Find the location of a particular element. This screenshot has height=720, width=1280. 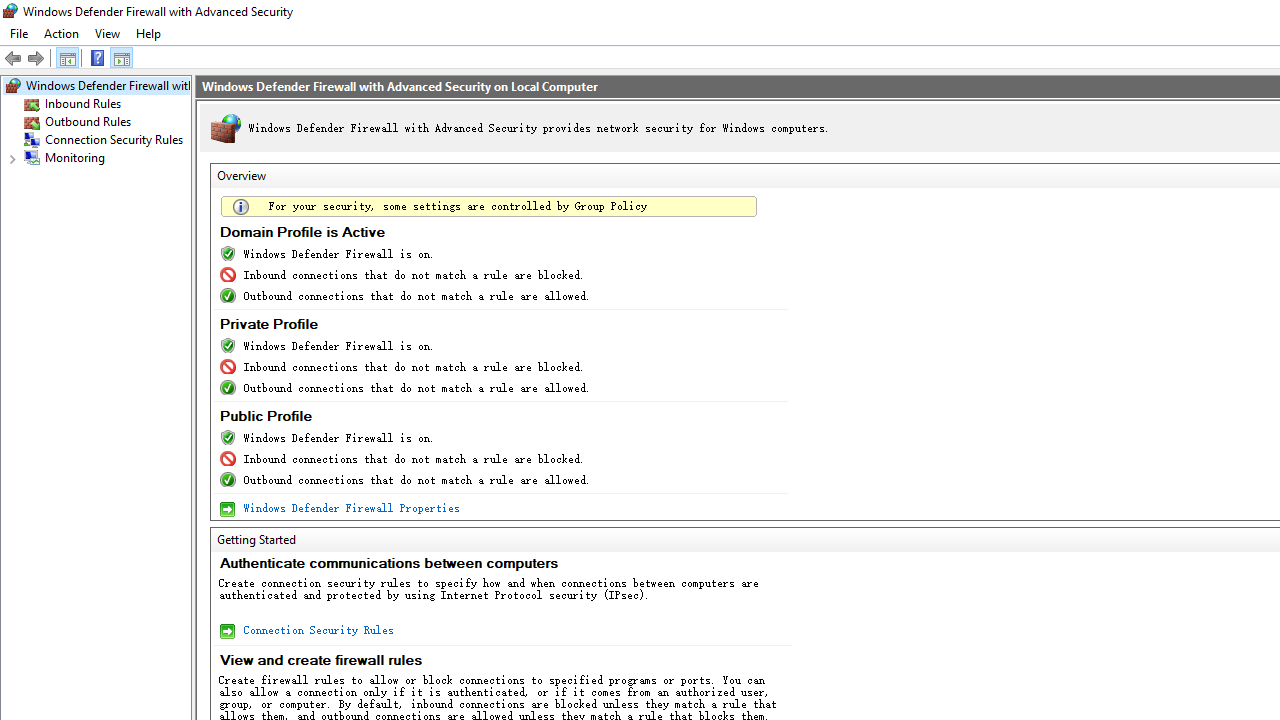

'Help' is located at coordinates (97, 56).